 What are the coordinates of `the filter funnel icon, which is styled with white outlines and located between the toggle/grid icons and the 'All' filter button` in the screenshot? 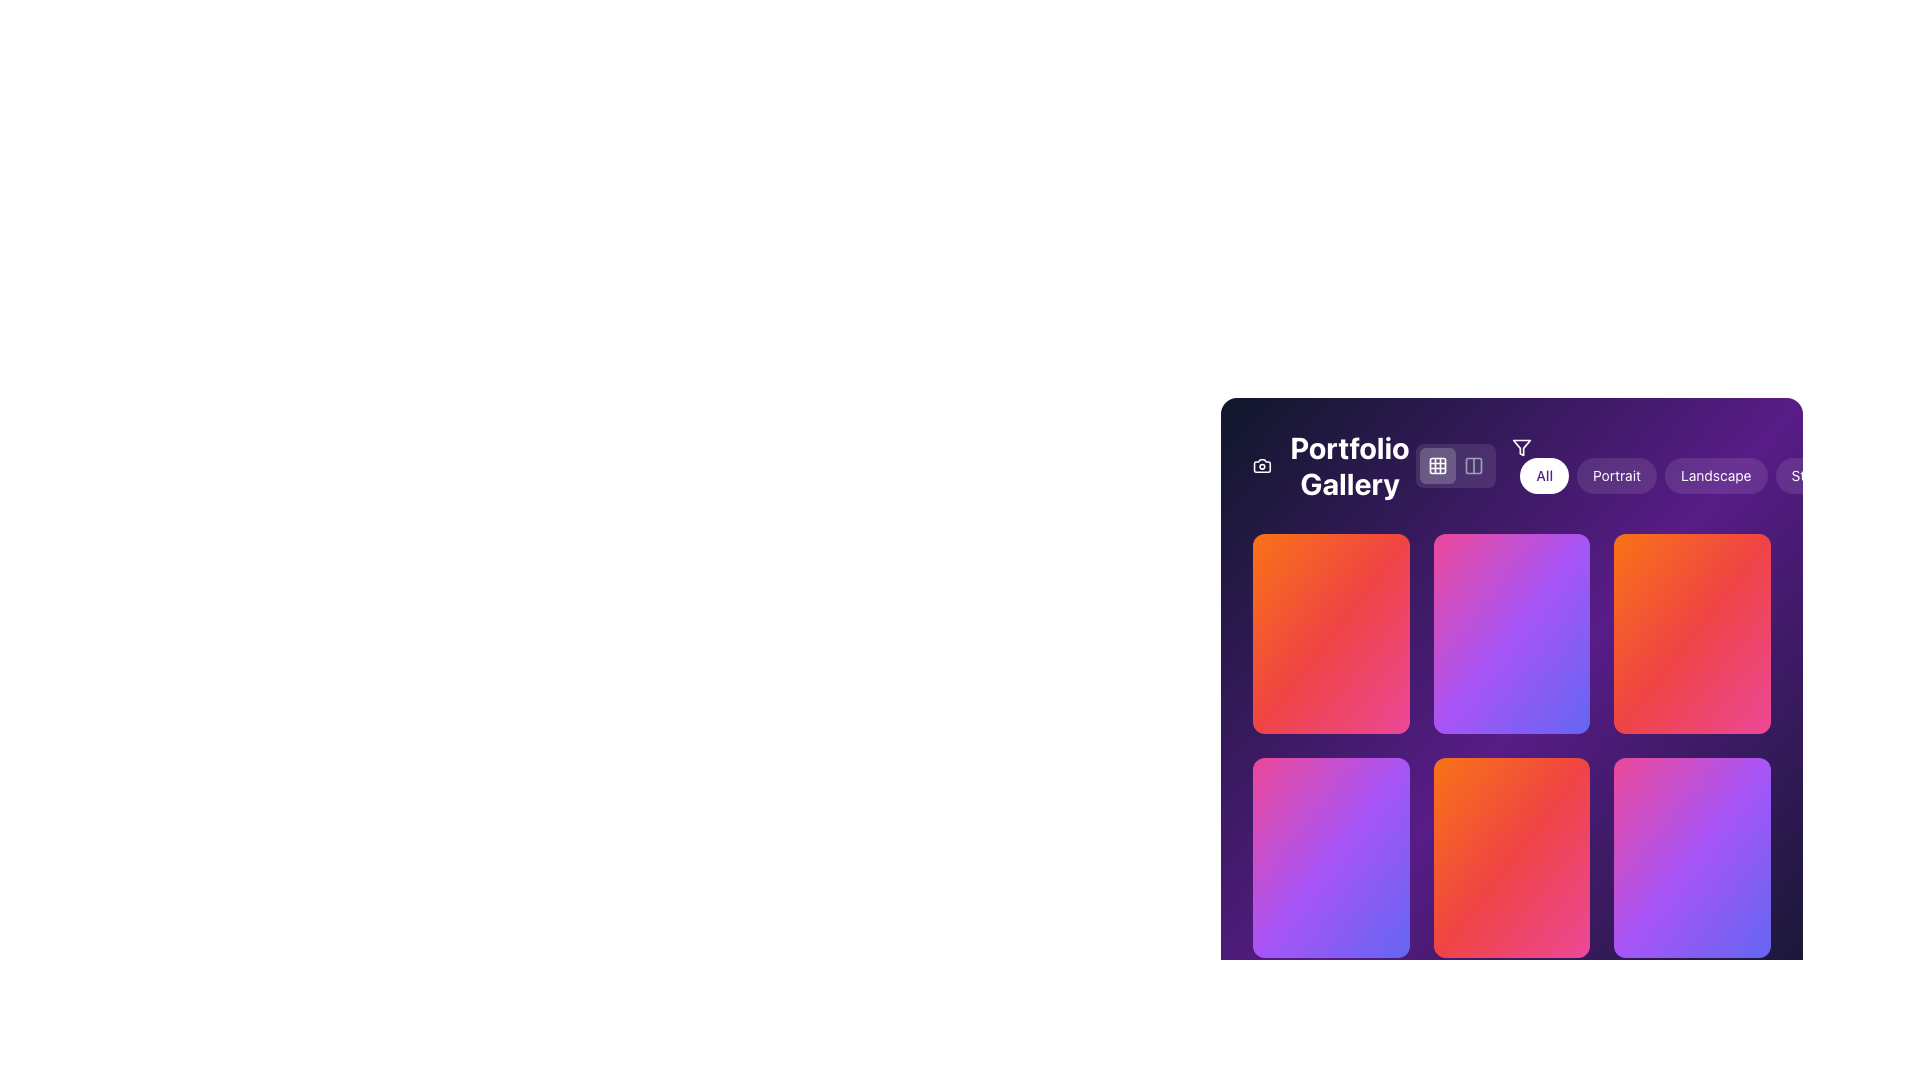 It's located at (1521, 446).